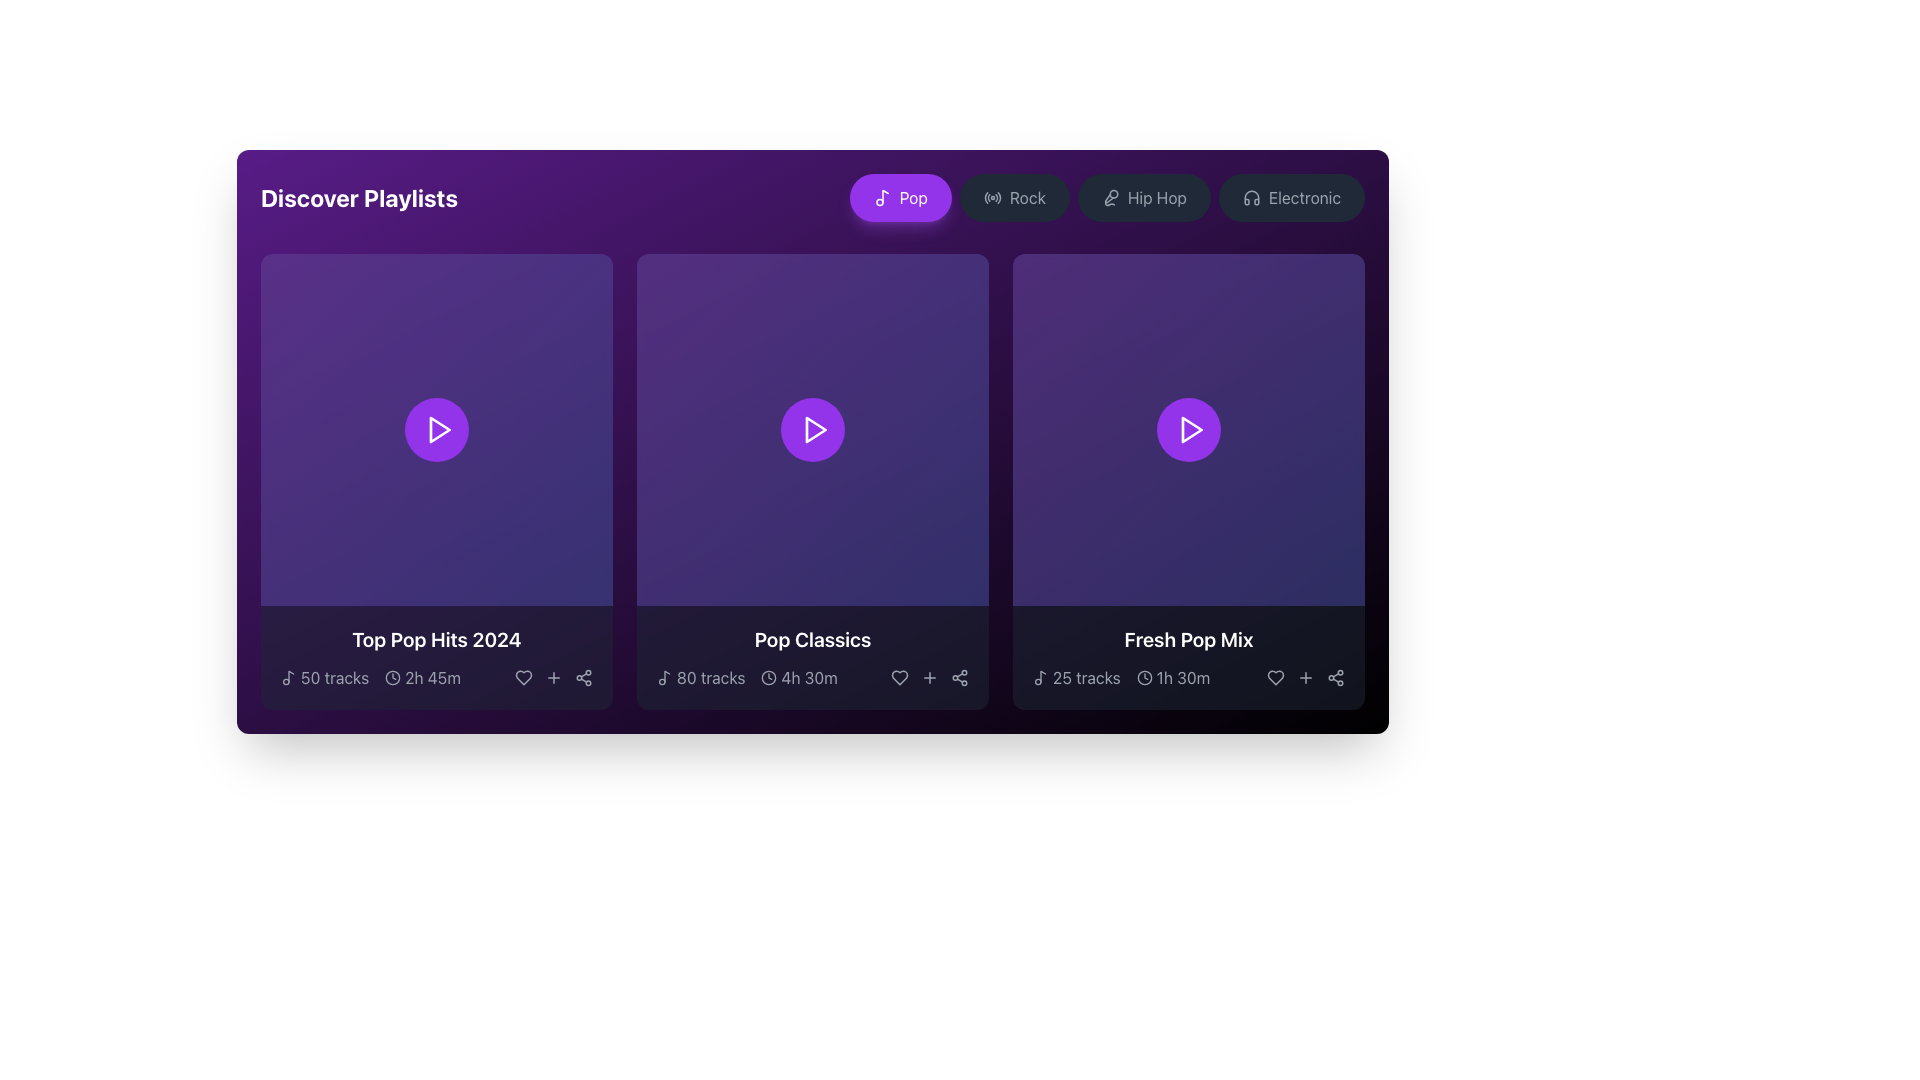 This screenshot has width=1920, height=1080. What do you see at coordinates (1189, 658) in the screenshot?
I see `the interactive components related to the 'Fresh Pop Mix' playlist information displayed in the bottom-right corner of its card` at bounding box center [1189, 658].